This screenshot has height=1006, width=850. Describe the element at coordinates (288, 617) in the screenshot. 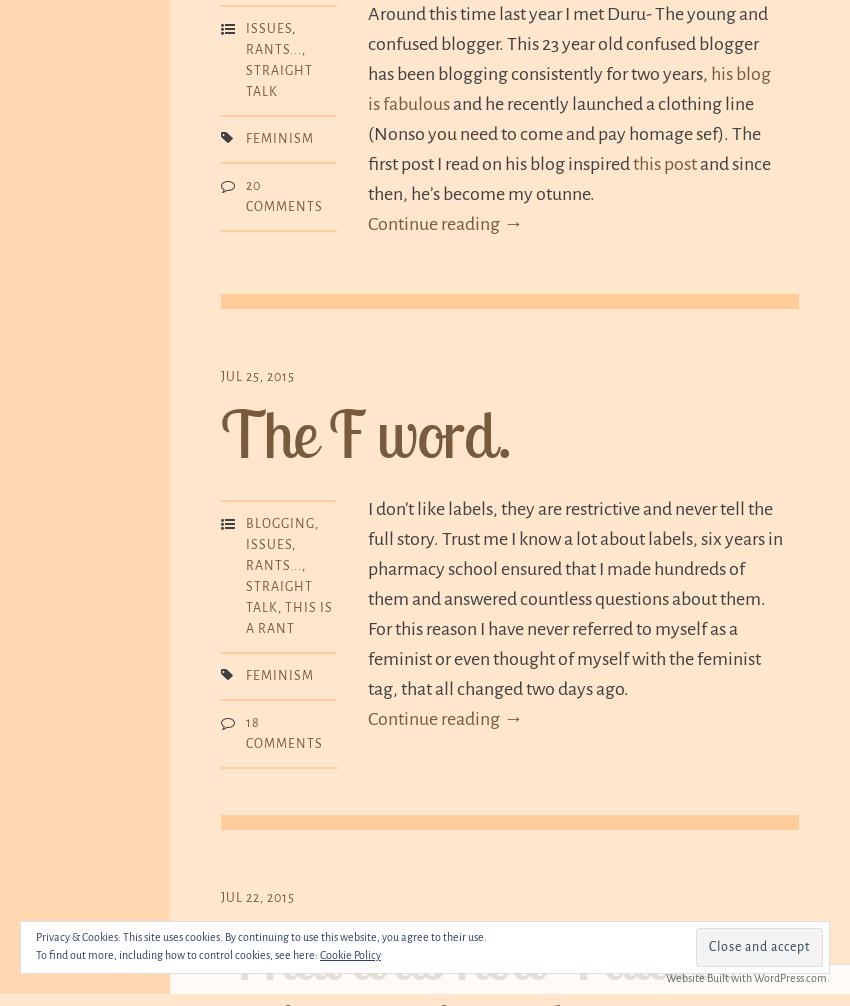

I see `'This is a rant'` at that location.